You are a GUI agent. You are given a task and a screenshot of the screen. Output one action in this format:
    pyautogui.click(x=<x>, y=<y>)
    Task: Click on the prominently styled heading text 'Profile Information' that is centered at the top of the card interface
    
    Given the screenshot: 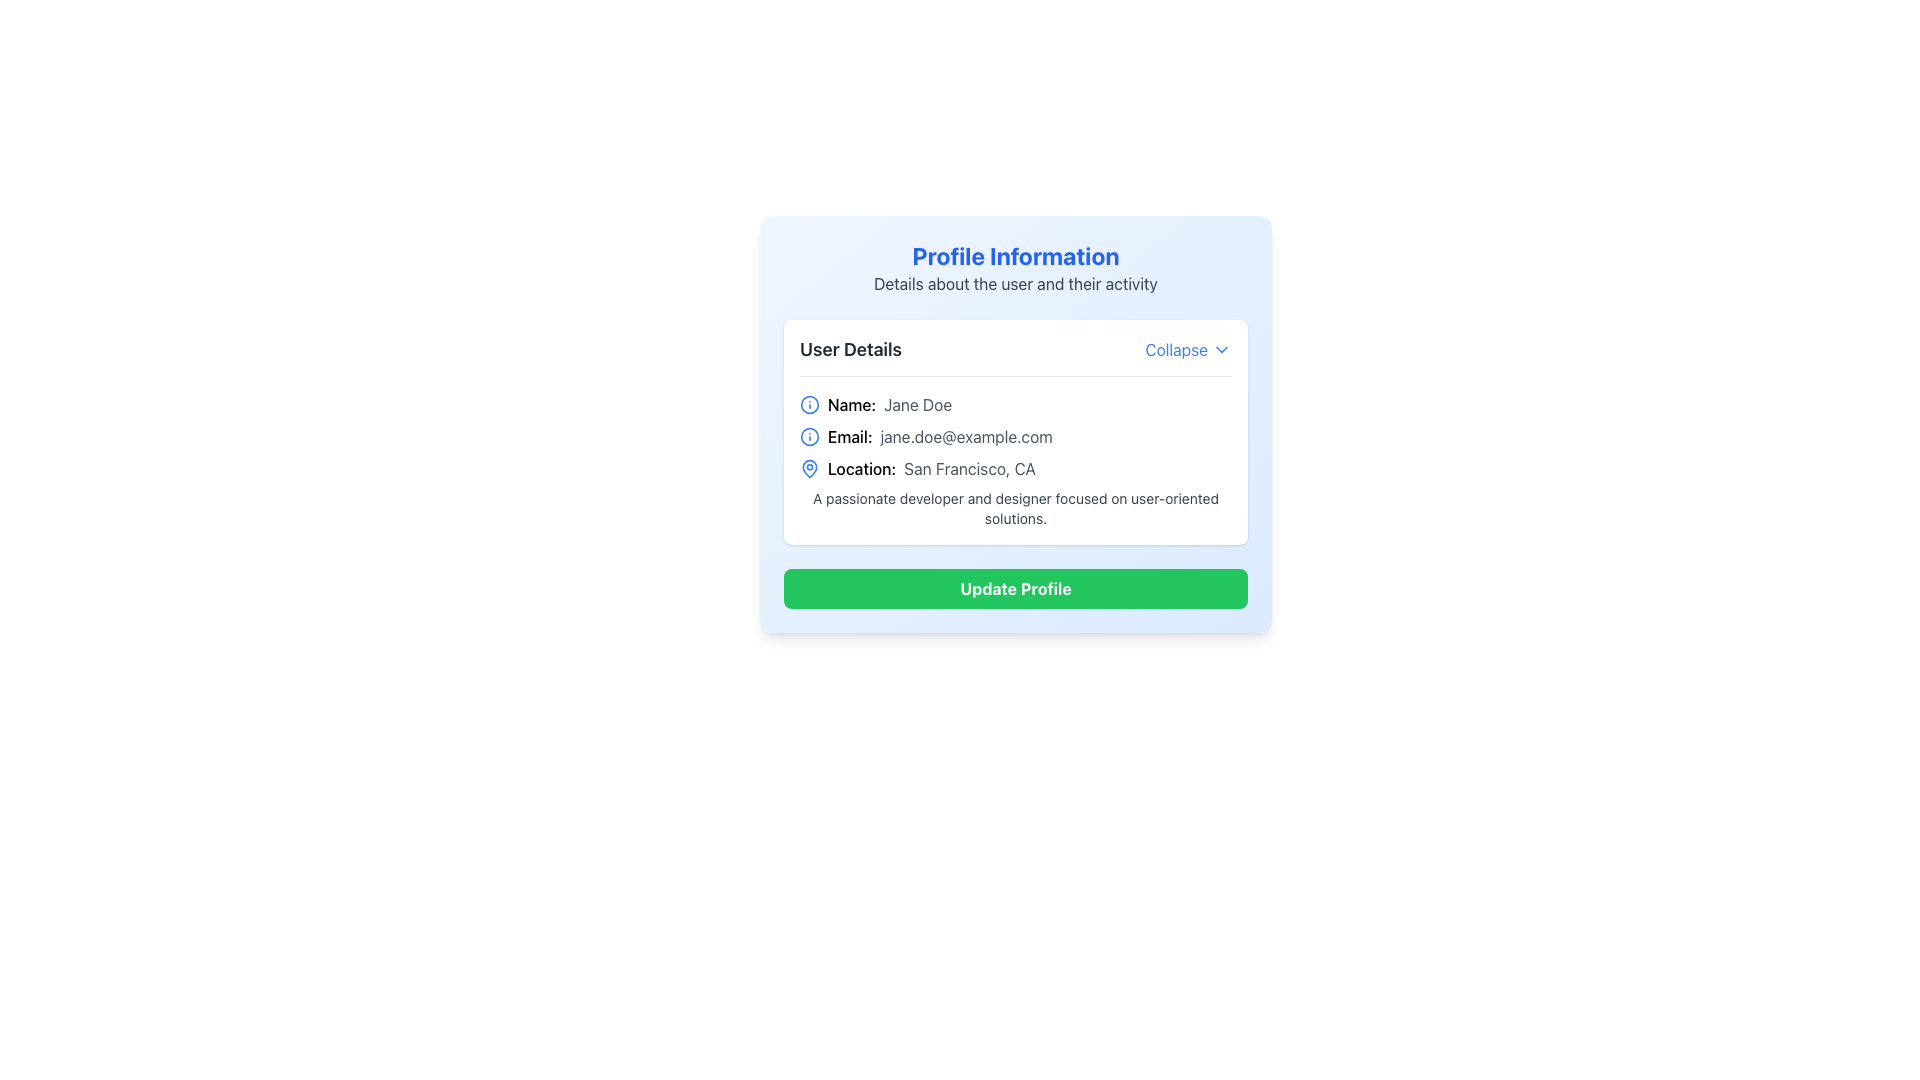 What is the action you would take?
    pyautogui.click(x=1016, y=254)
    